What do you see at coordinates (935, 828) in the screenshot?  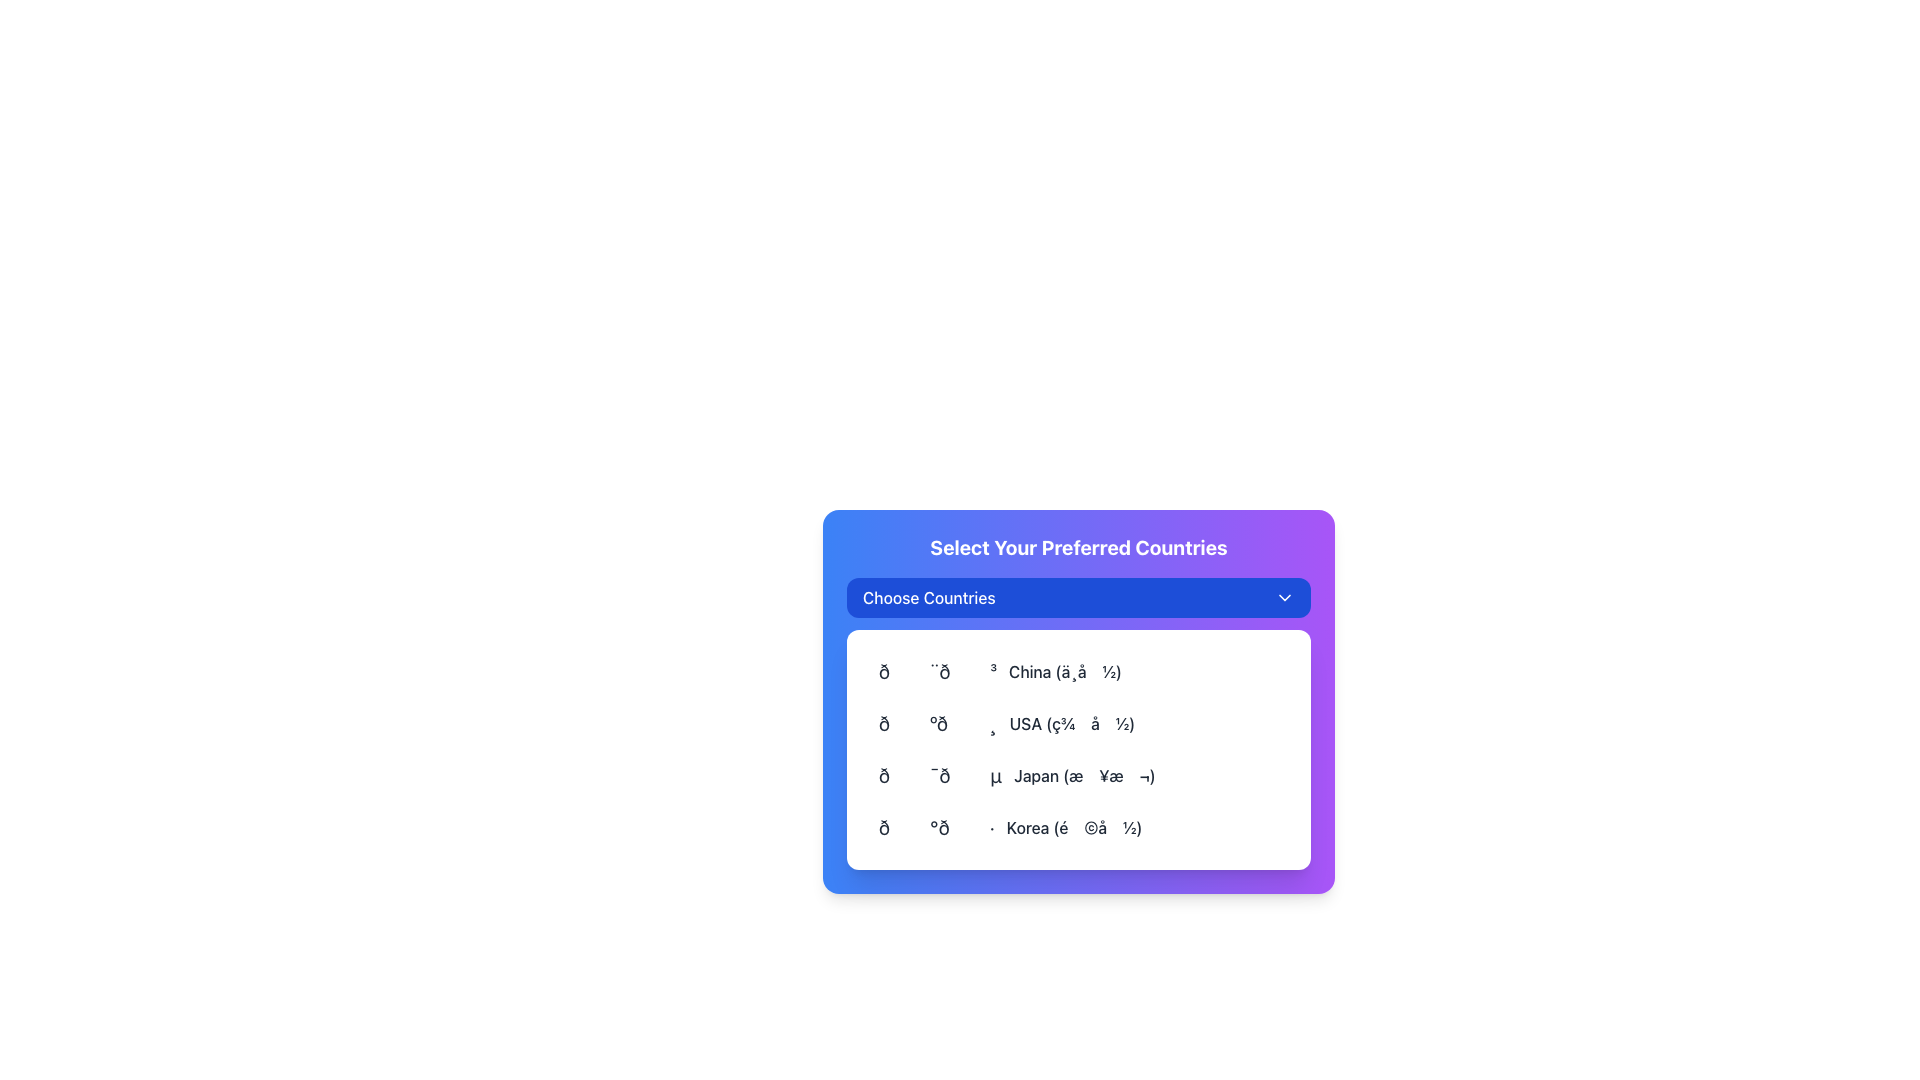 I see `the Korea flag icon or emoji located at the beginning of the fourth row in the dropdown menu, adjacent to the text label 'Korea (한국)'` at bounding box center [935, 828].